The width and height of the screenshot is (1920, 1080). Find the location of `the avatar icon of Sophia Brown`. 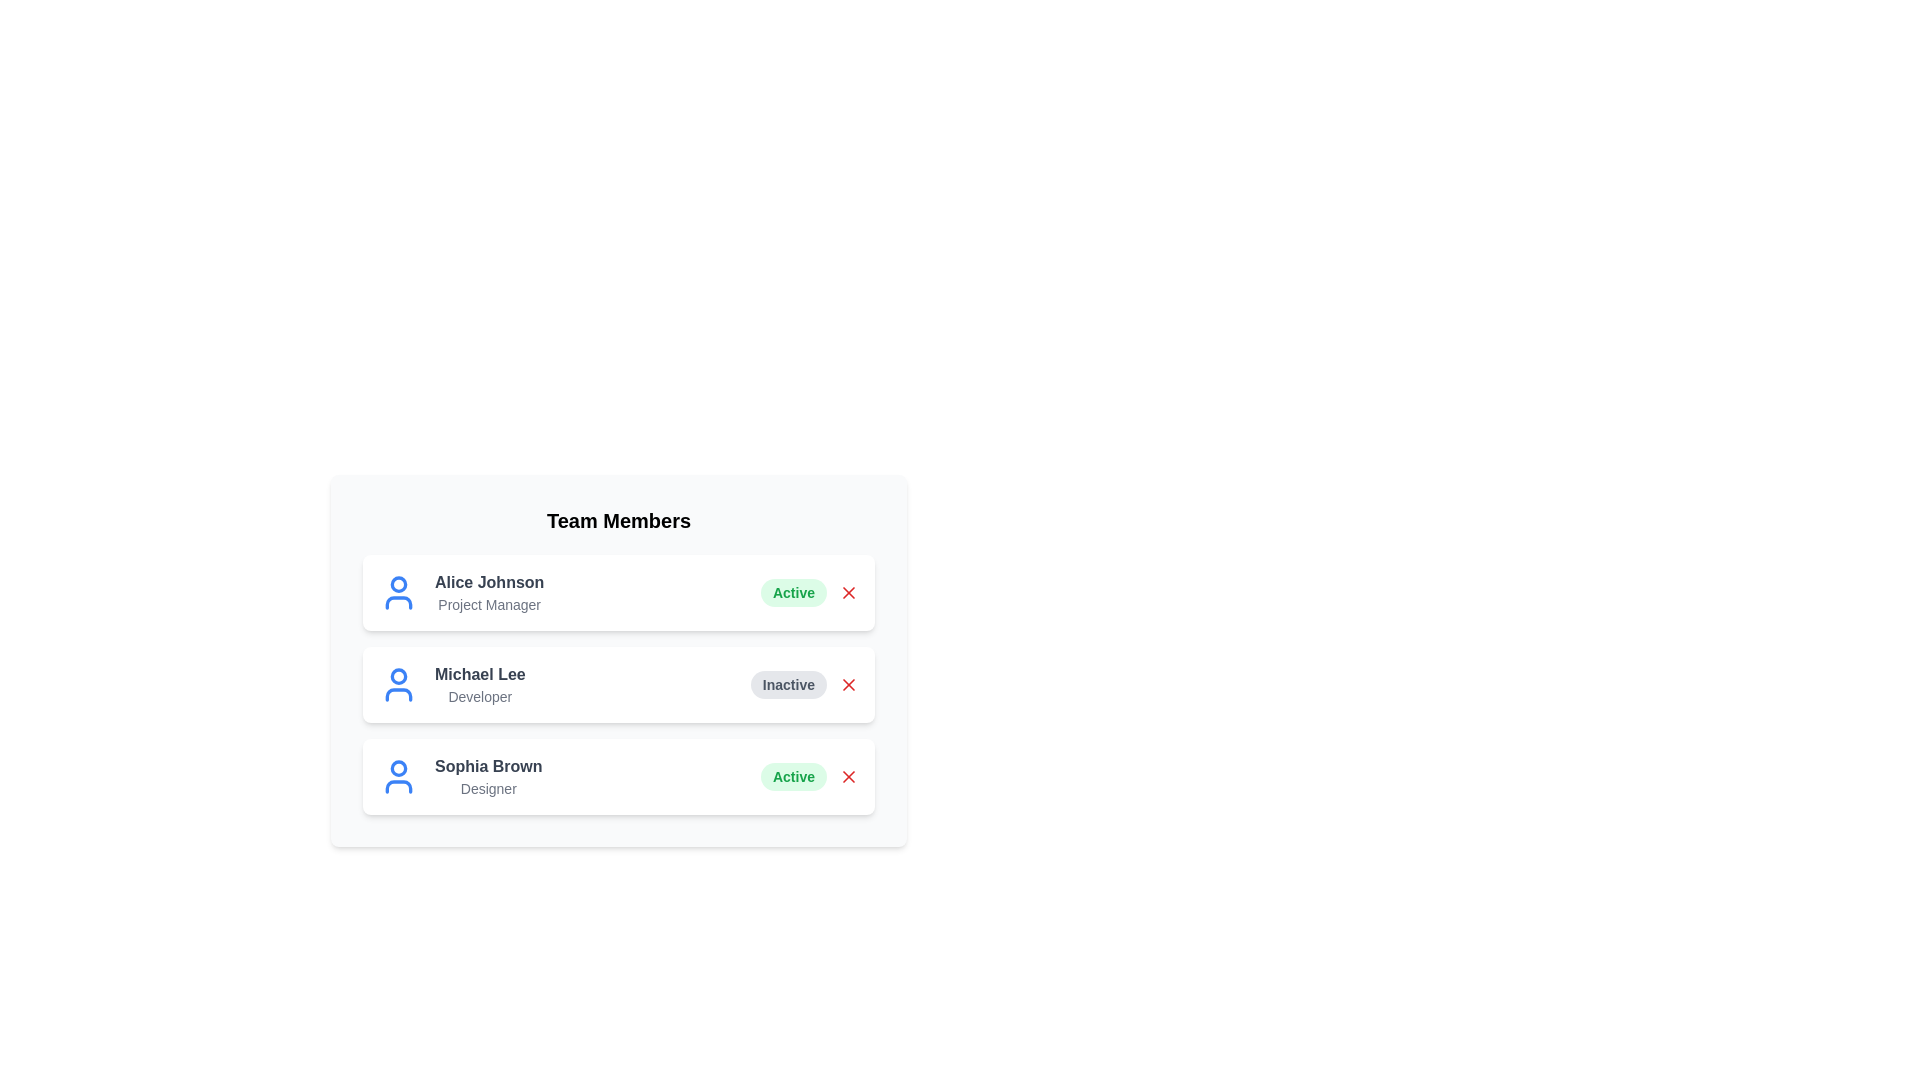

the avatar icon of Sophia Brown is located at coordinates (398, 775).